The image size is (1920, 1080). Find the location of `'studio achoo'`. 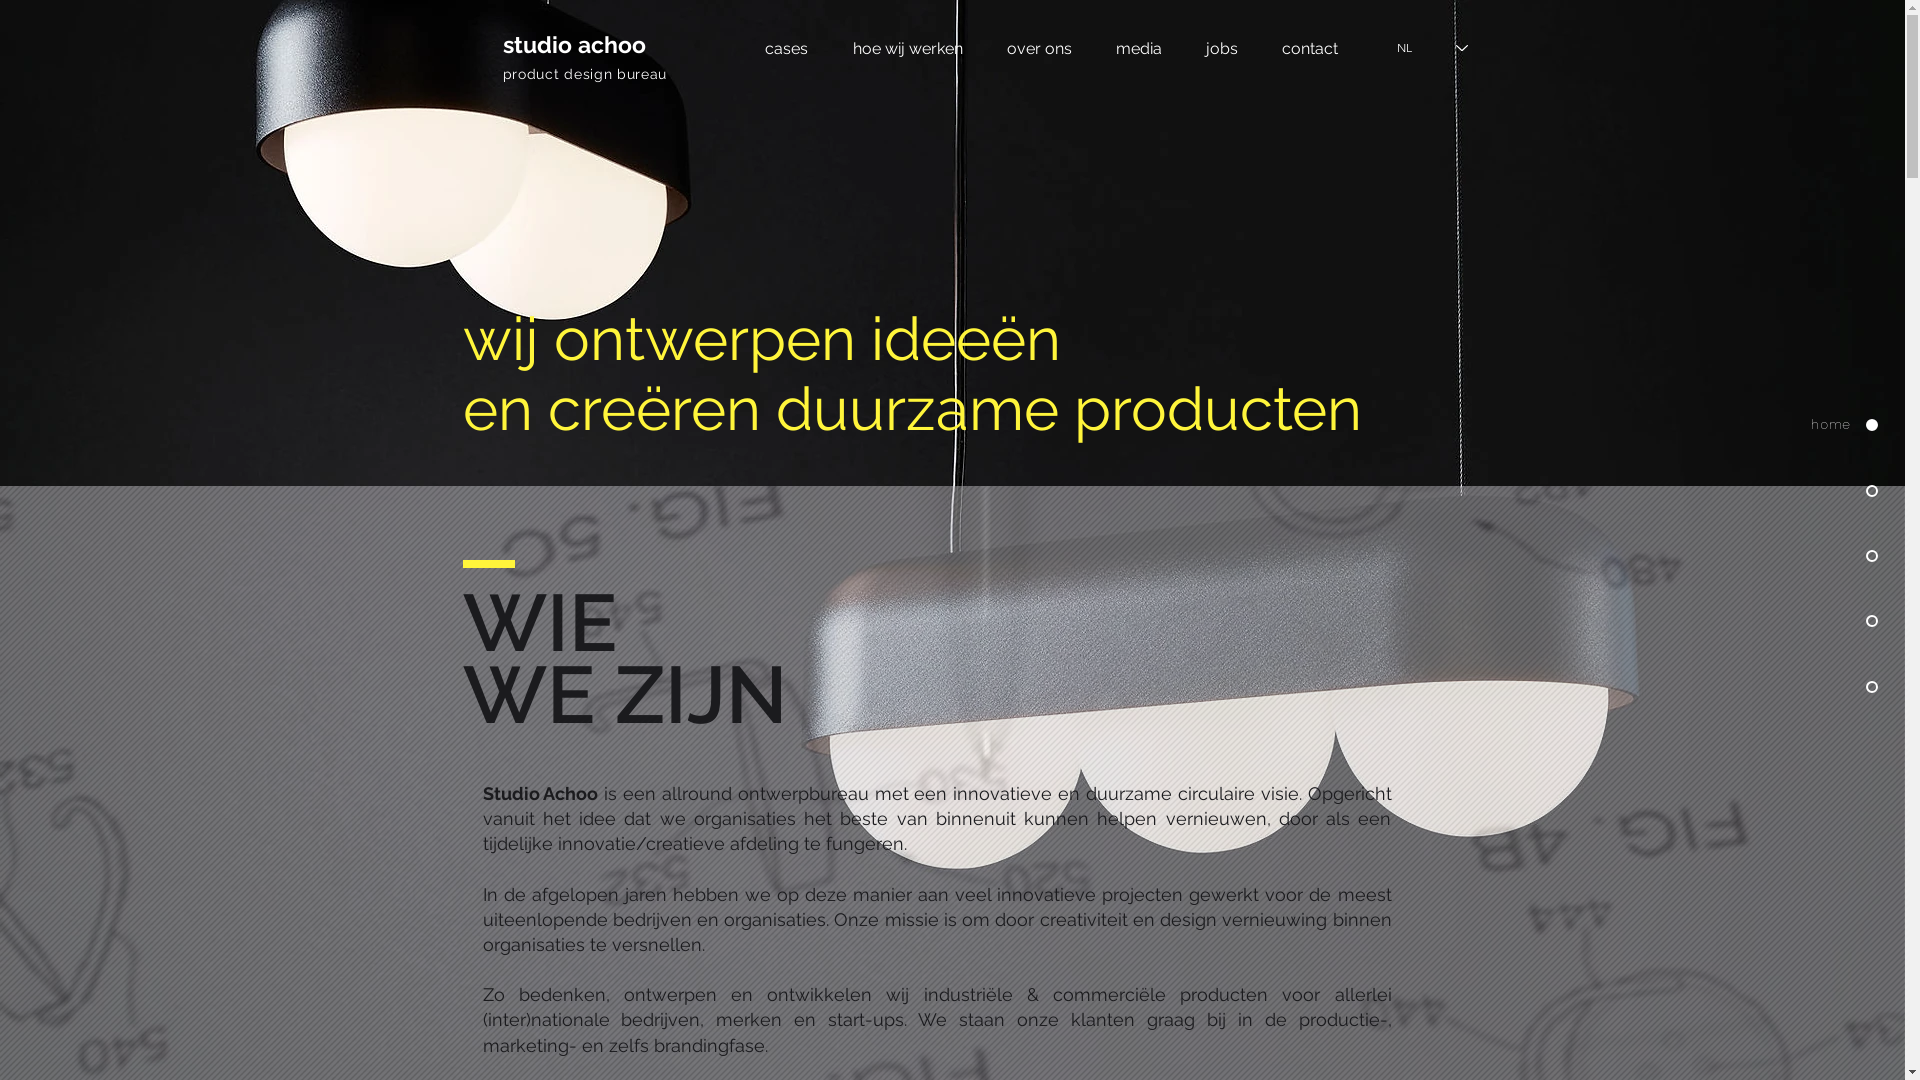

'studio achoo' is located at coordinates (572, 44).